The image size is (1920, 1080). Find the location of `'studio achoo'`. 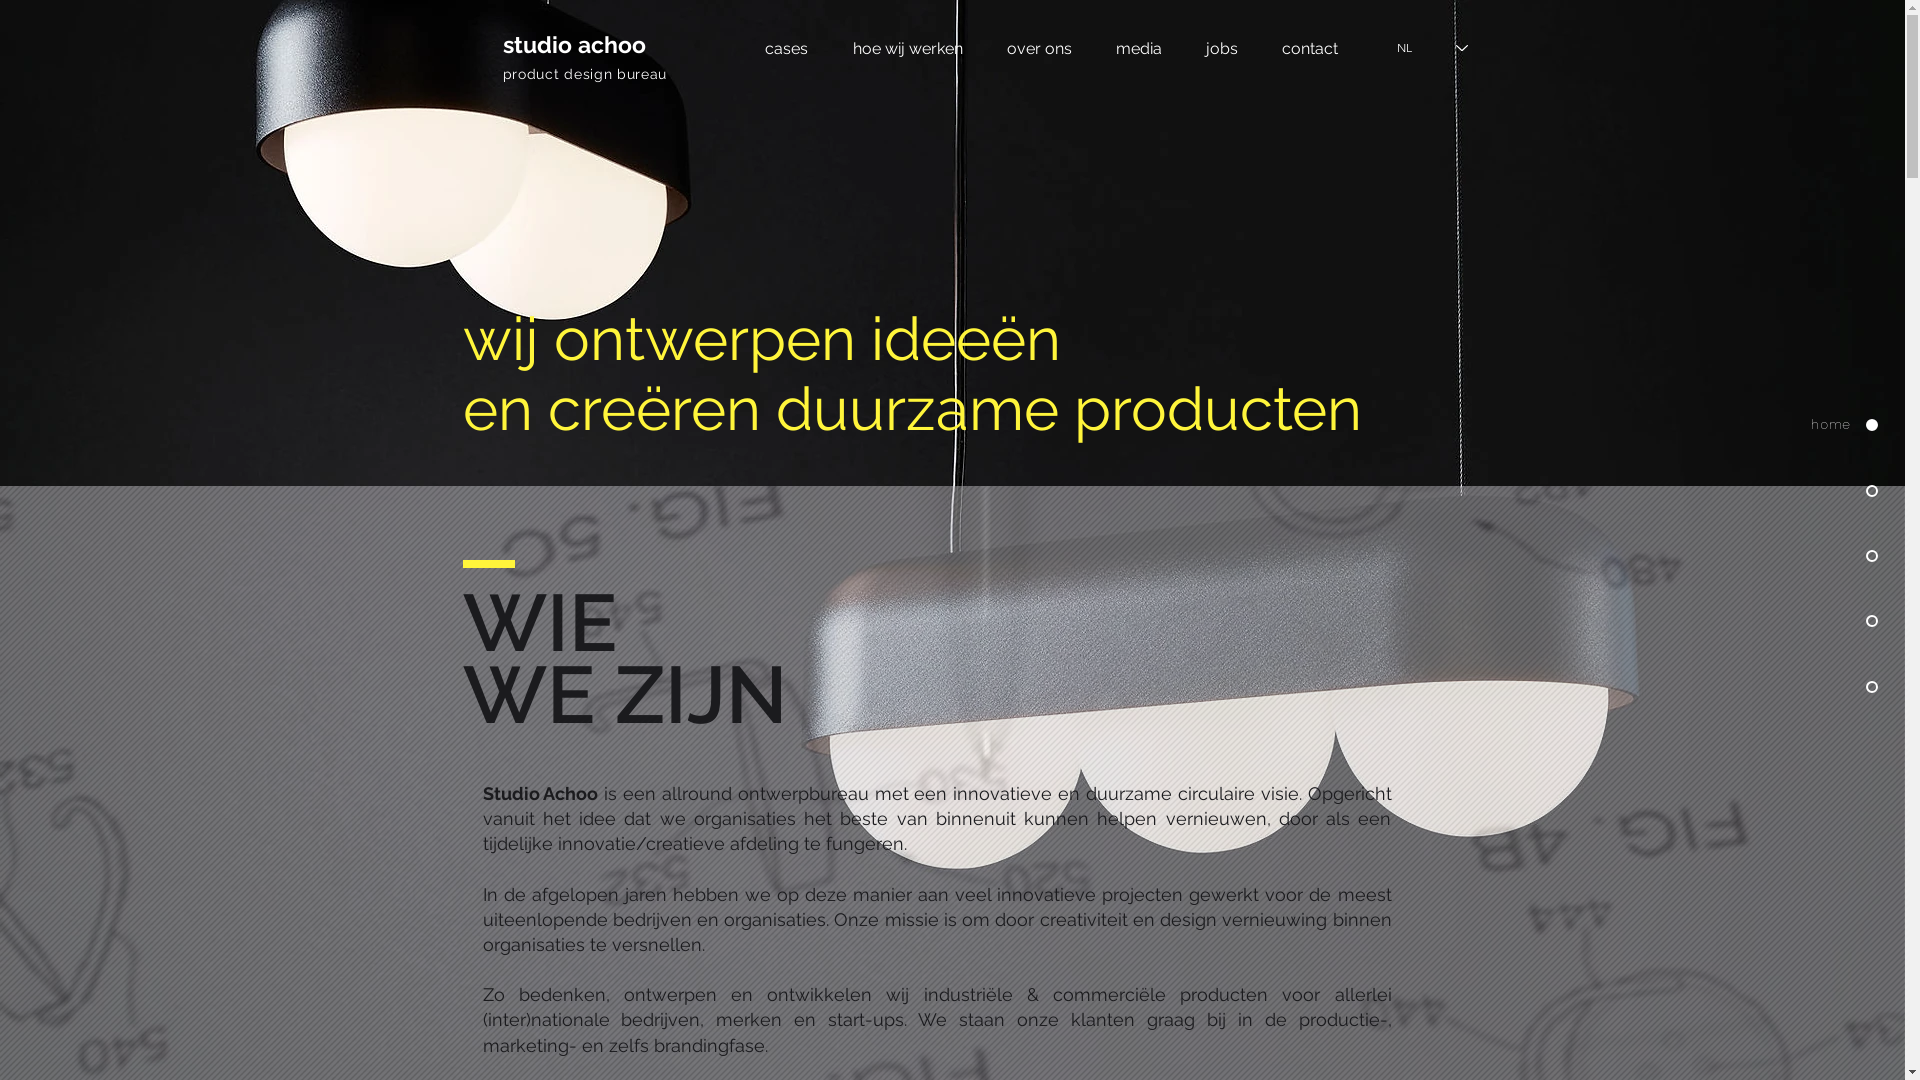

'studio achoo' is located at coordinates (572, 44).